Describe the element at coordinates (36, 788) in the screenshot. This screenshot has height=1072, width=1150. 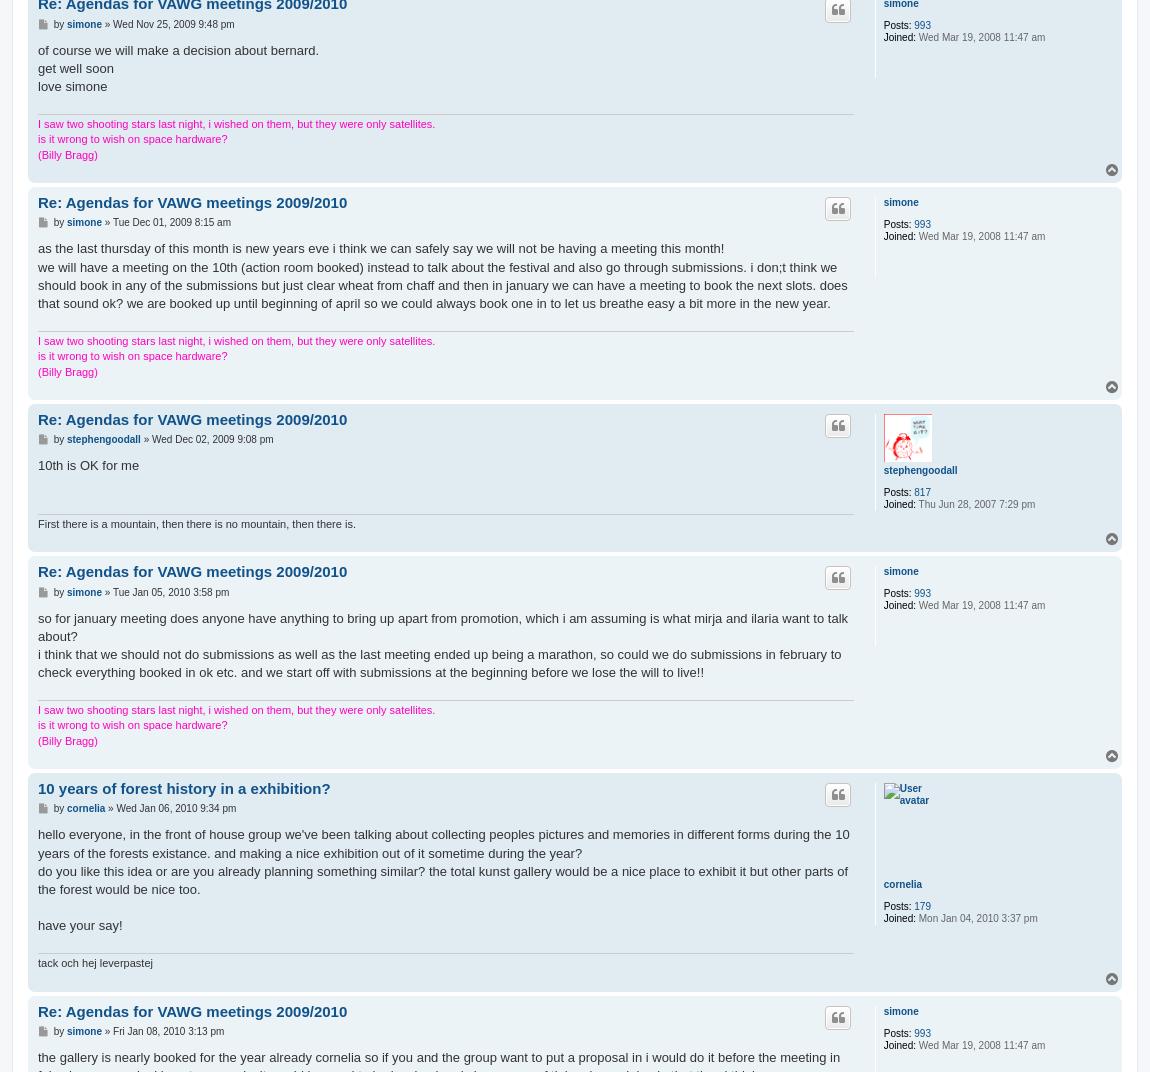
I see `'10 years of forest history in a exhibition?'` at that location.